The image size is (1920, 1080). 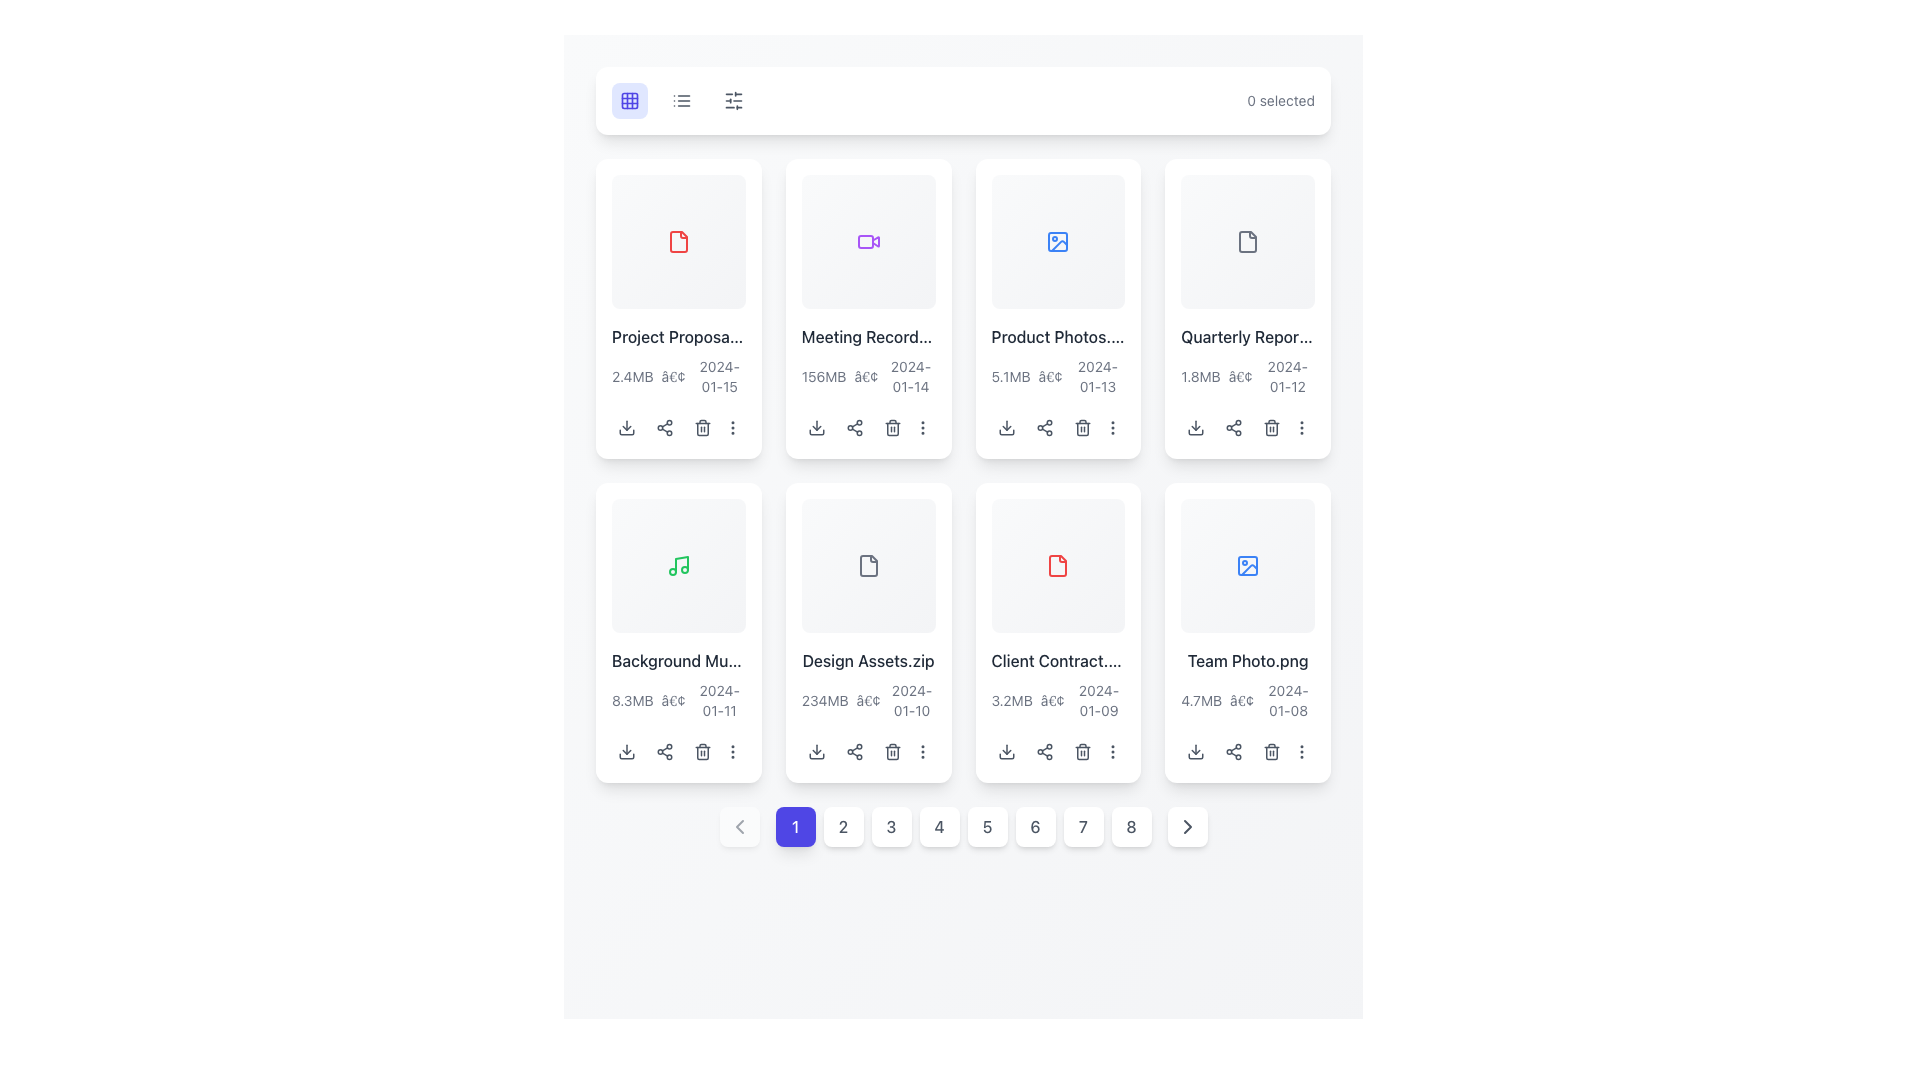 I want to click on the icon button located in the bottom-right corner of the 'Team Photo.png' card, so click(x=1302, y=751).